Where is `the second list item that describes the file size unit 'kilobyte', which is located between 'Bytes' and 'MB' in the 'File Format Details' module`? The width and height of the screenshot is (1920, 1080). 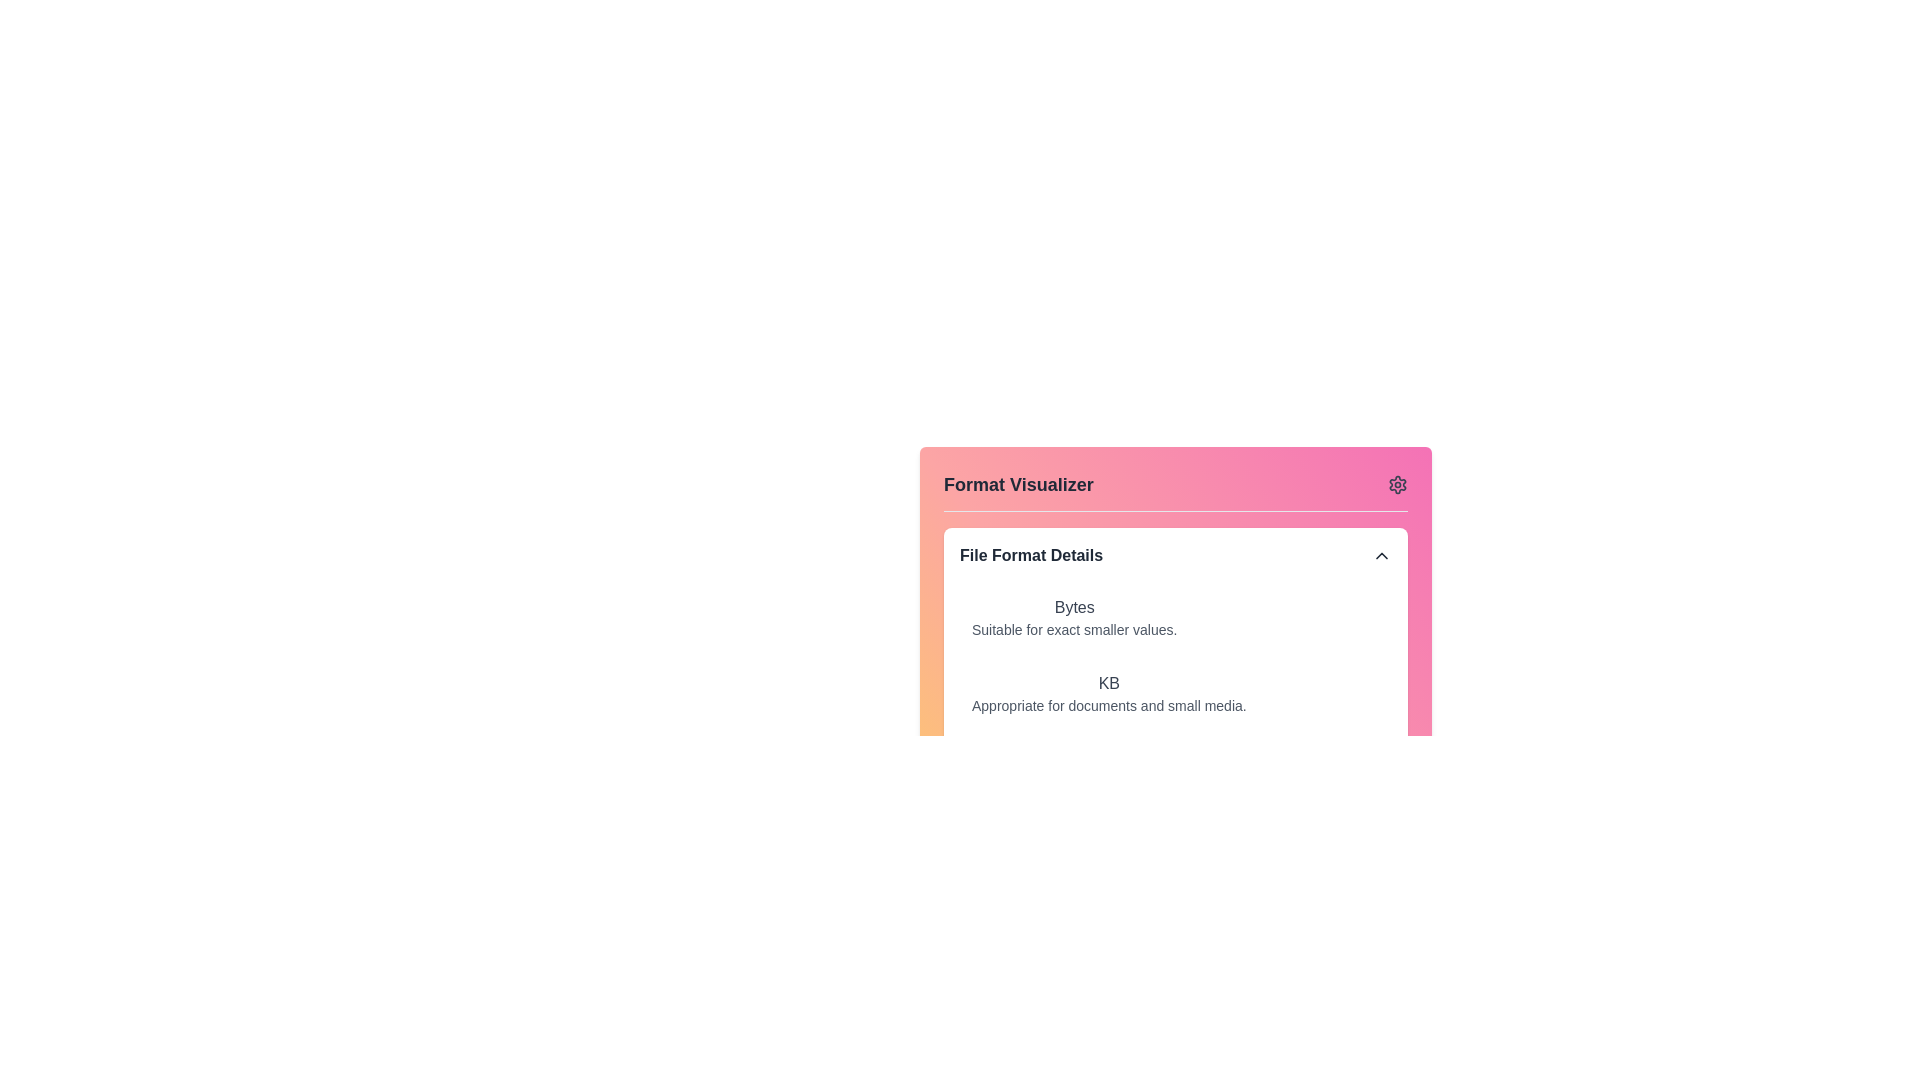
the second list item that describes the file size unit 'kilobyte', which is located between 'Bytes' and 'MB' in the 'File Format Details' module is located at coordinates (1176, 693).